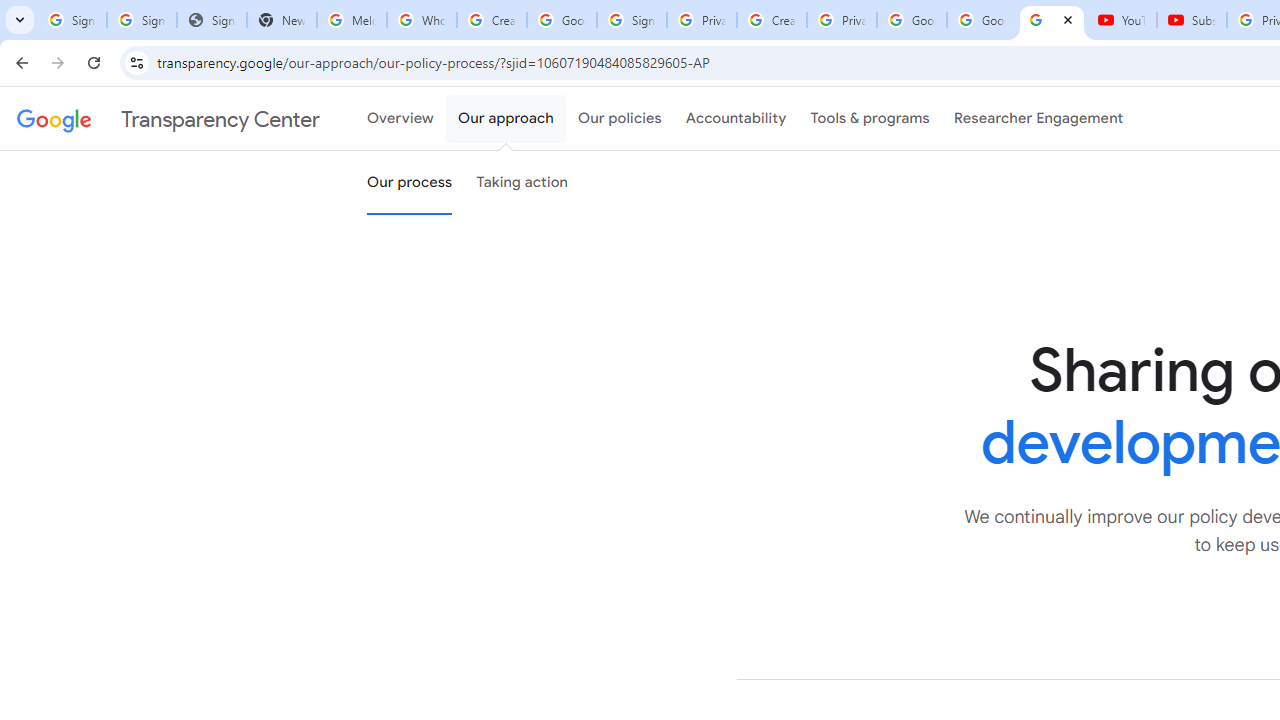  I want to click on 'YouTube', so click(1121, 20).